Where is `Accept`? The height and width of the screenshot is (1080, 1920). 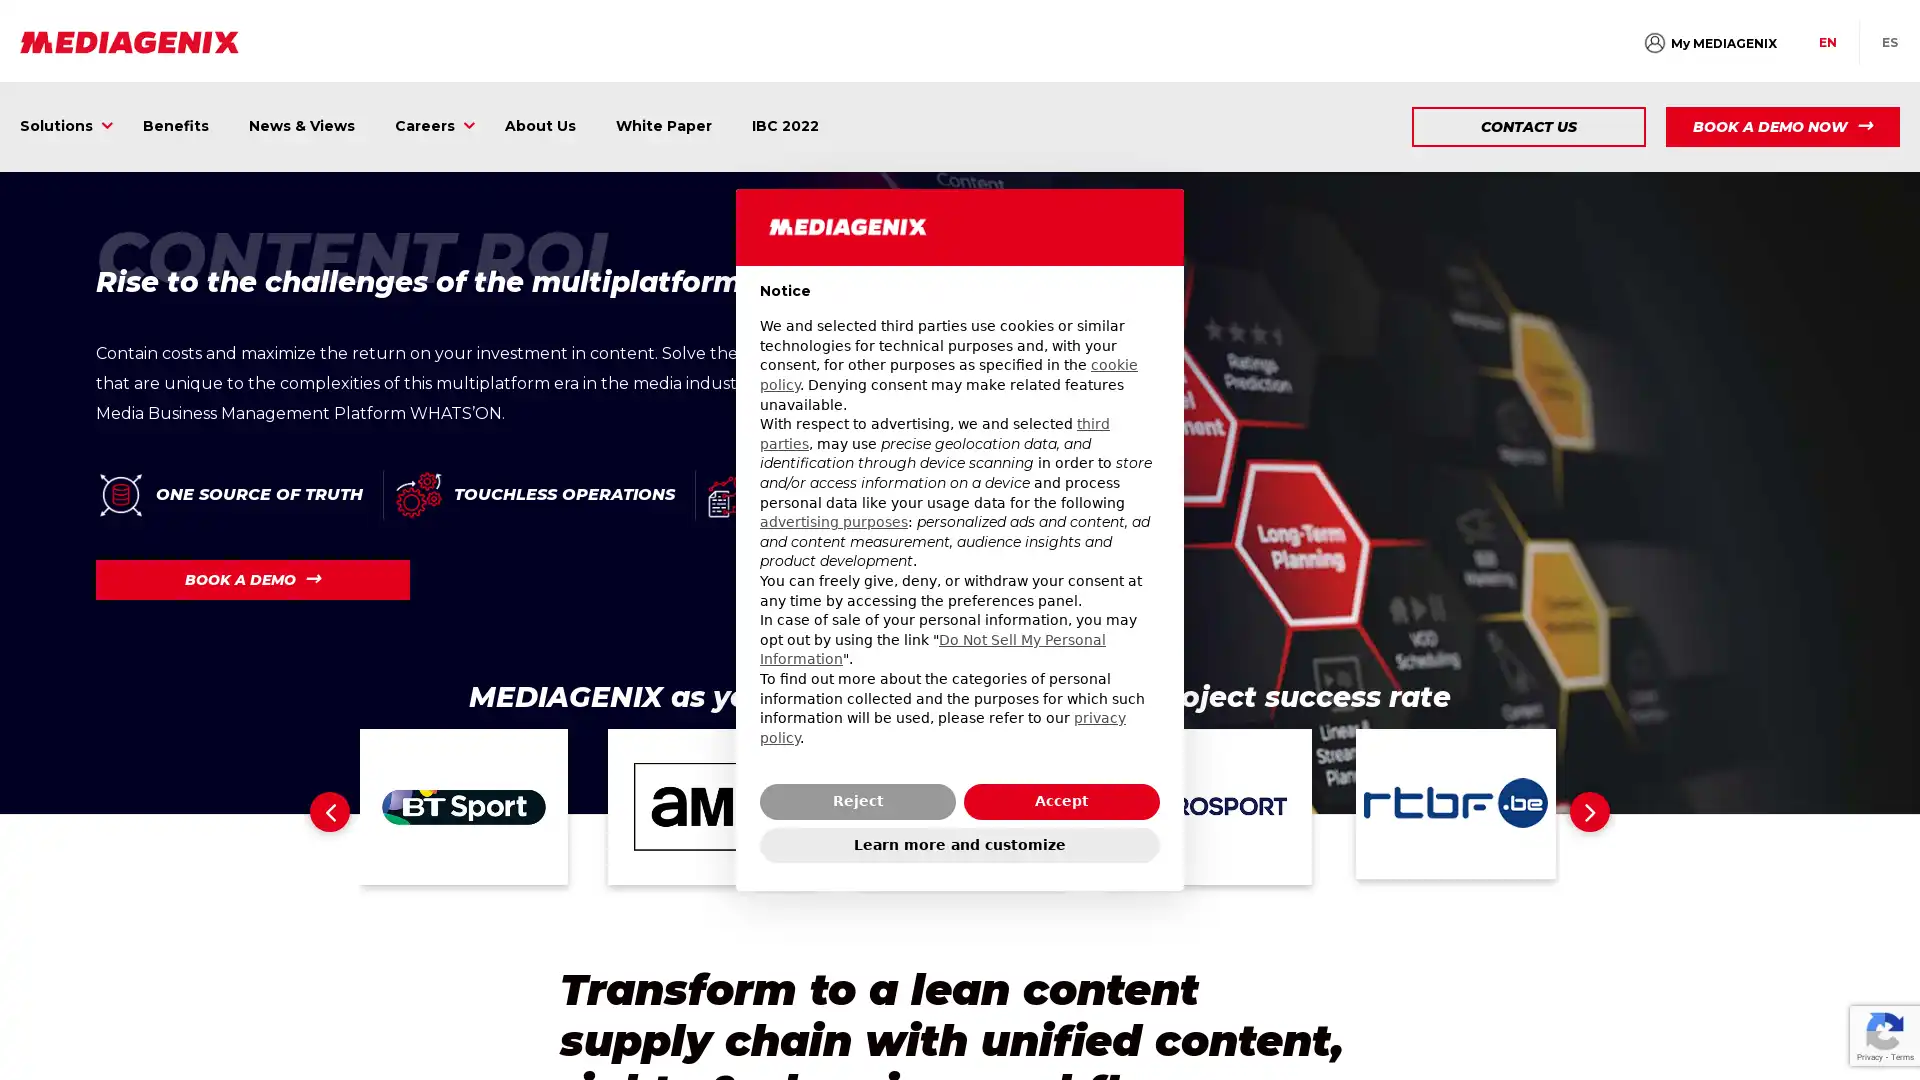 Accept is located at coordinates (1060, 800).